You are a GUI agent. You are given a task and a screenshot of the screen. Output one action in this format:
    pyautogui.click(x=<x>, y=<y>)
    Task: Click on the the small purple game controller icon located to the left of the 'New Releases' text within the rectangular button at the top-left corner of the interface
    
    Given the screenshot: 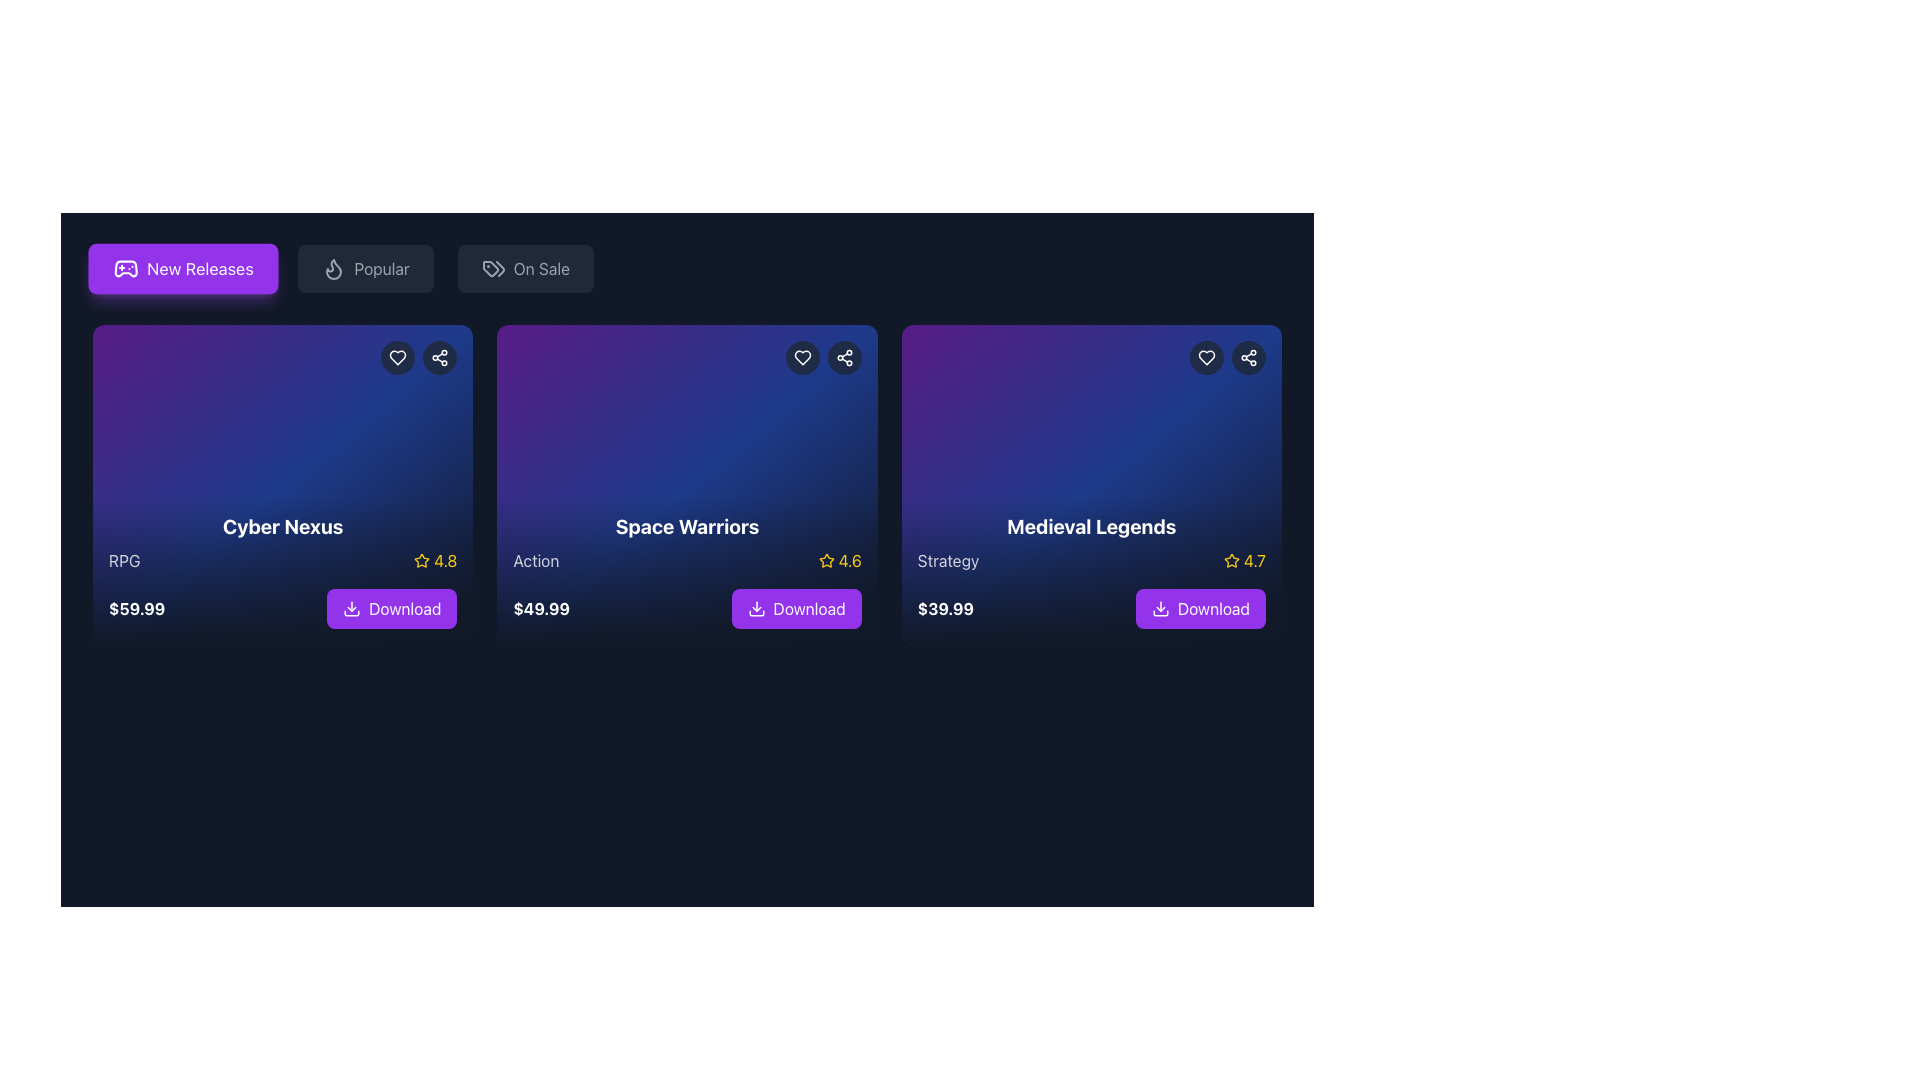 What is the action you would take?
    pyautogui.click(x=125, y=268)
    